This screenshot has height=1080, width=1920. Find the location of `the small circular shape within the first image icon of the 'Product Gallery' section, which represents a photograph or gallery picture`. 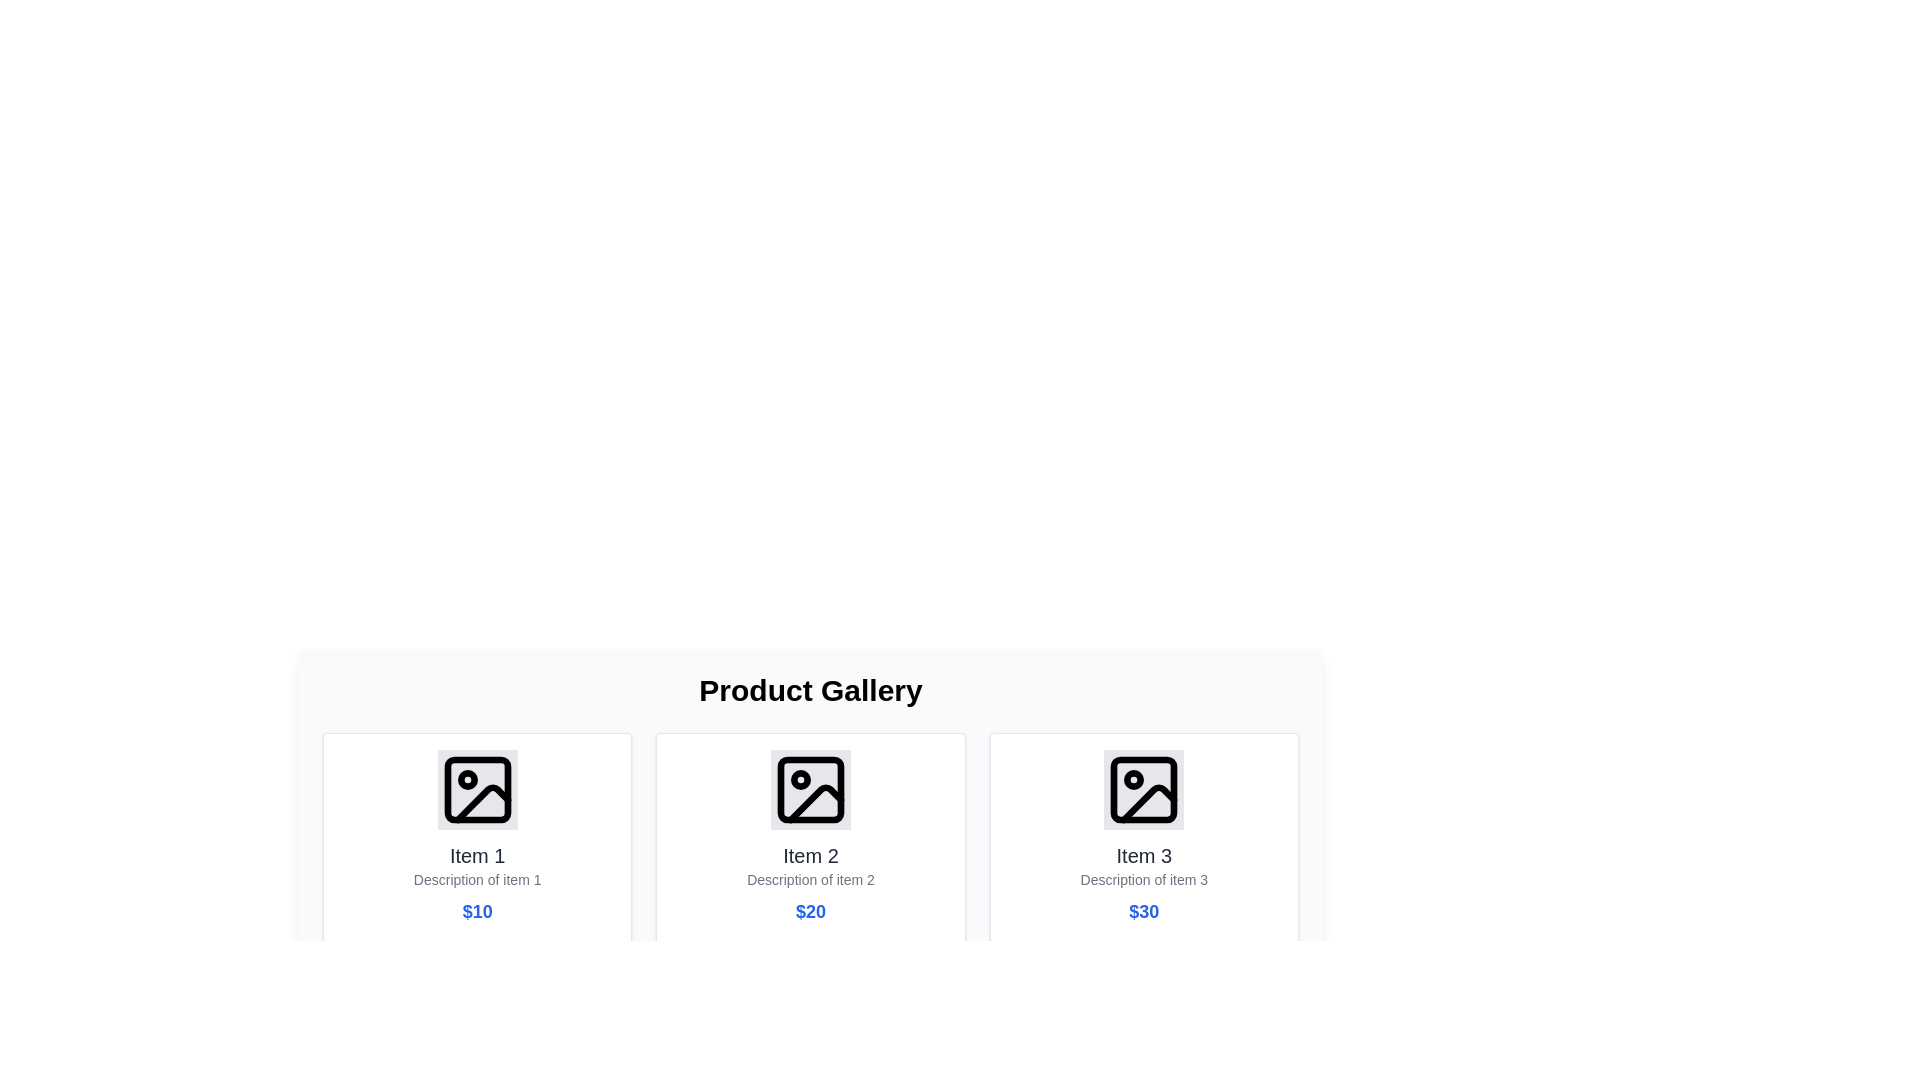

the small circular shape within the first image icon of the 'Product Gallery' section, which represents a photograph or gallery picture is located at coordinates (466, 778).